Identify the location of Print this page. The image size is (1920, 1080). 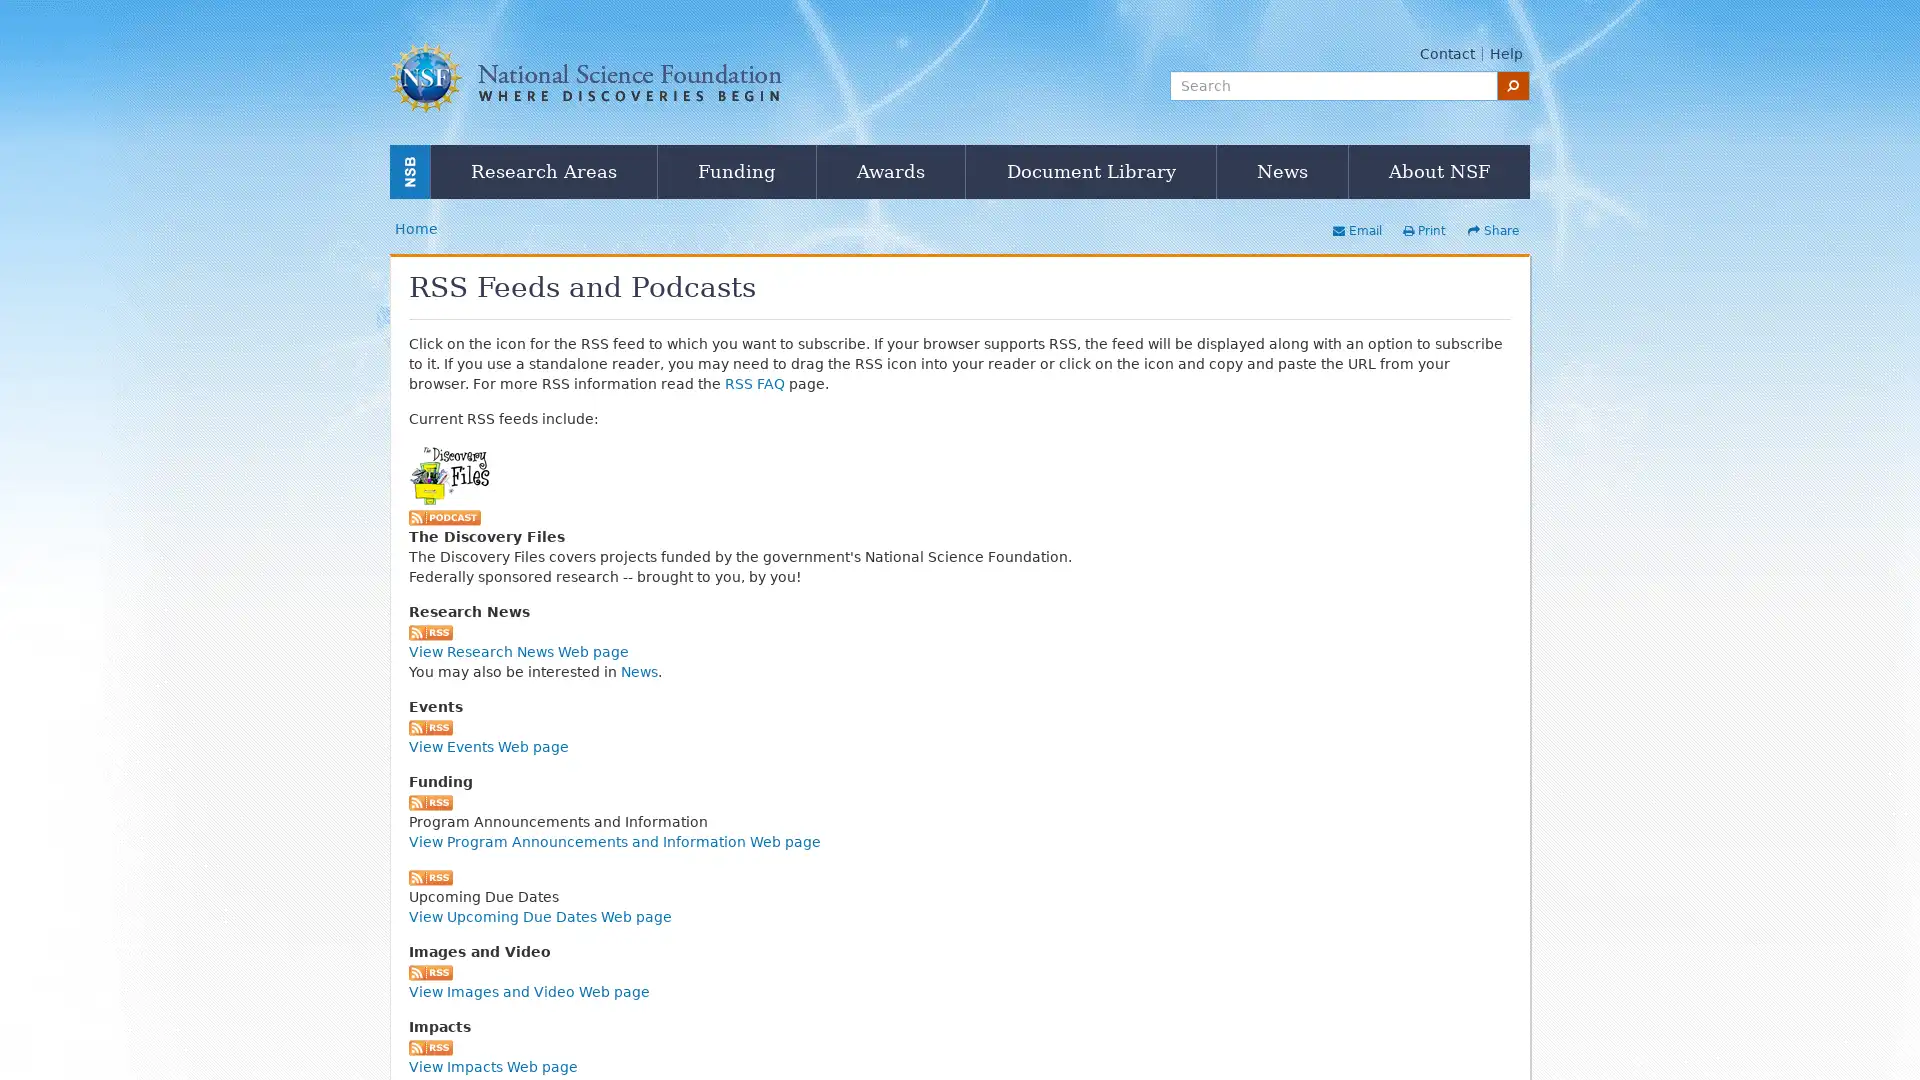
(1423, 230).